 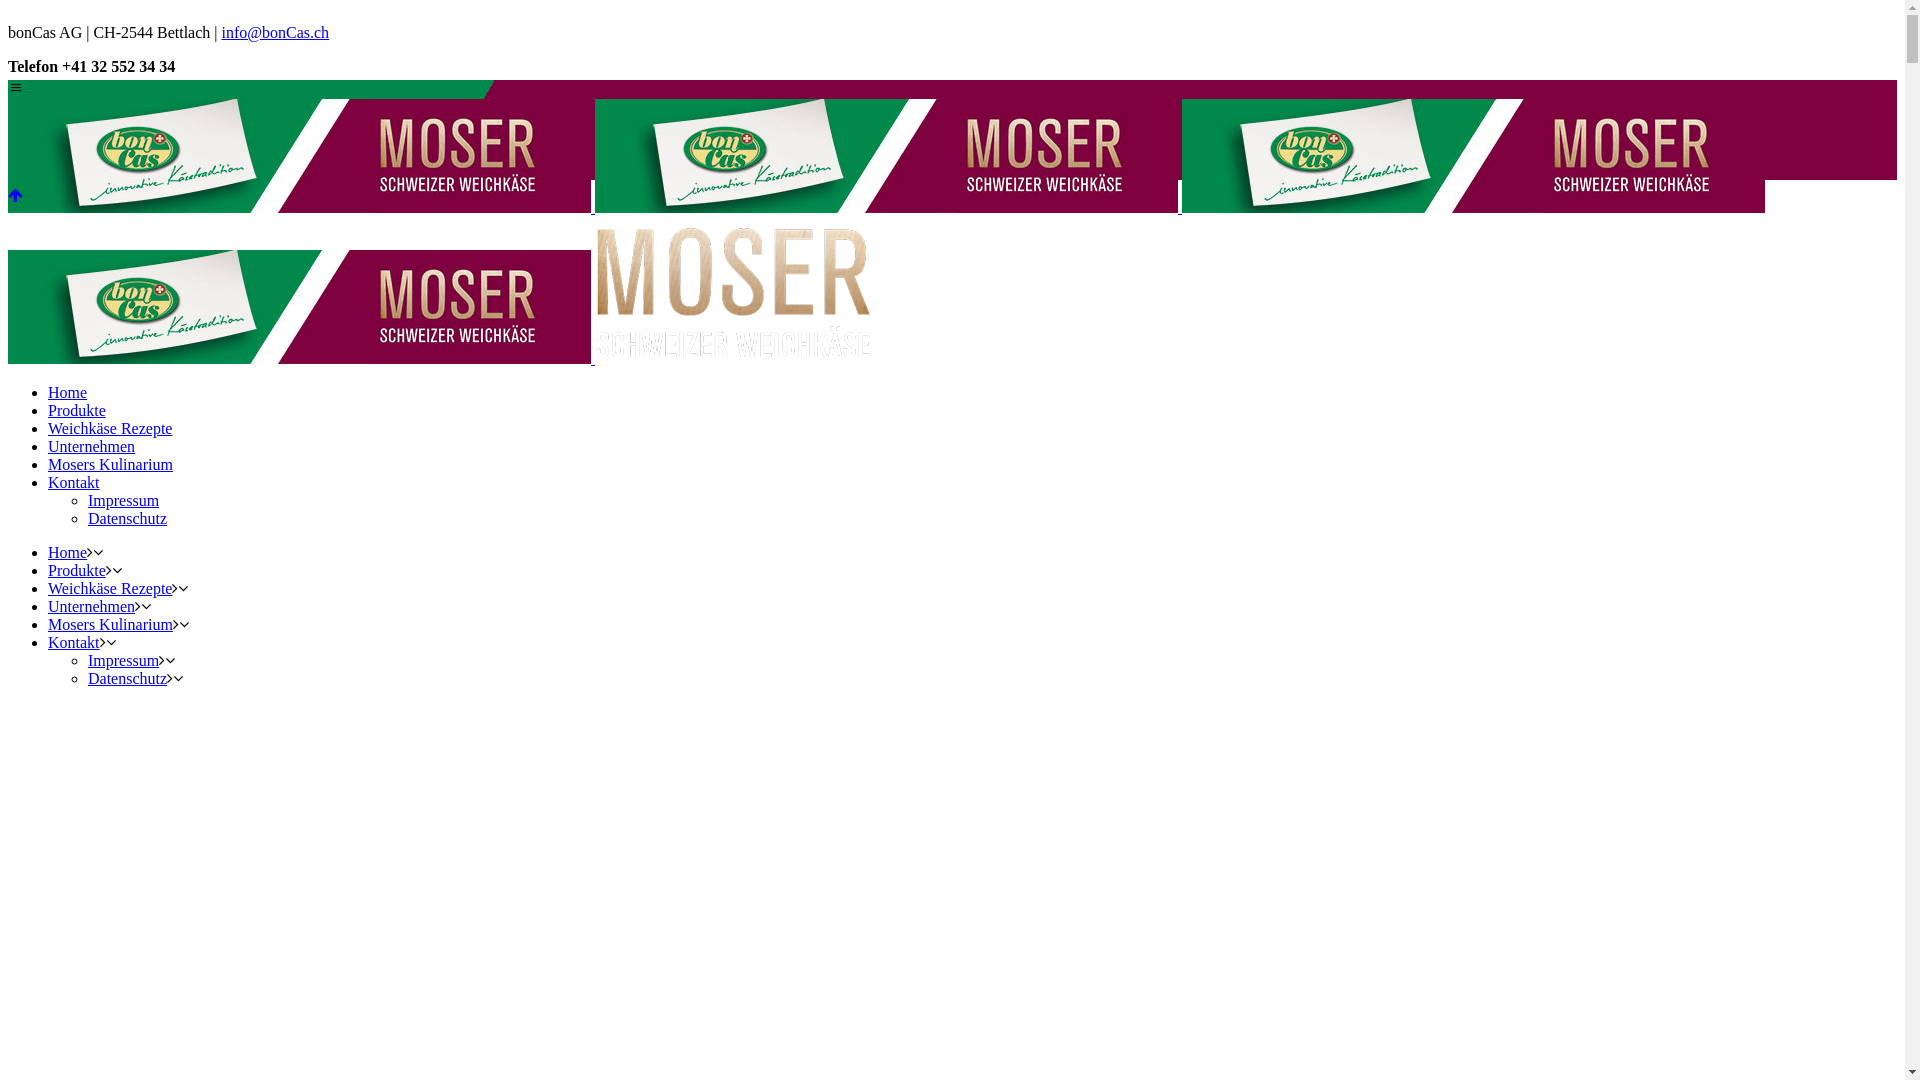 I want to click on 'Produkte', so click(x=48, y=570).